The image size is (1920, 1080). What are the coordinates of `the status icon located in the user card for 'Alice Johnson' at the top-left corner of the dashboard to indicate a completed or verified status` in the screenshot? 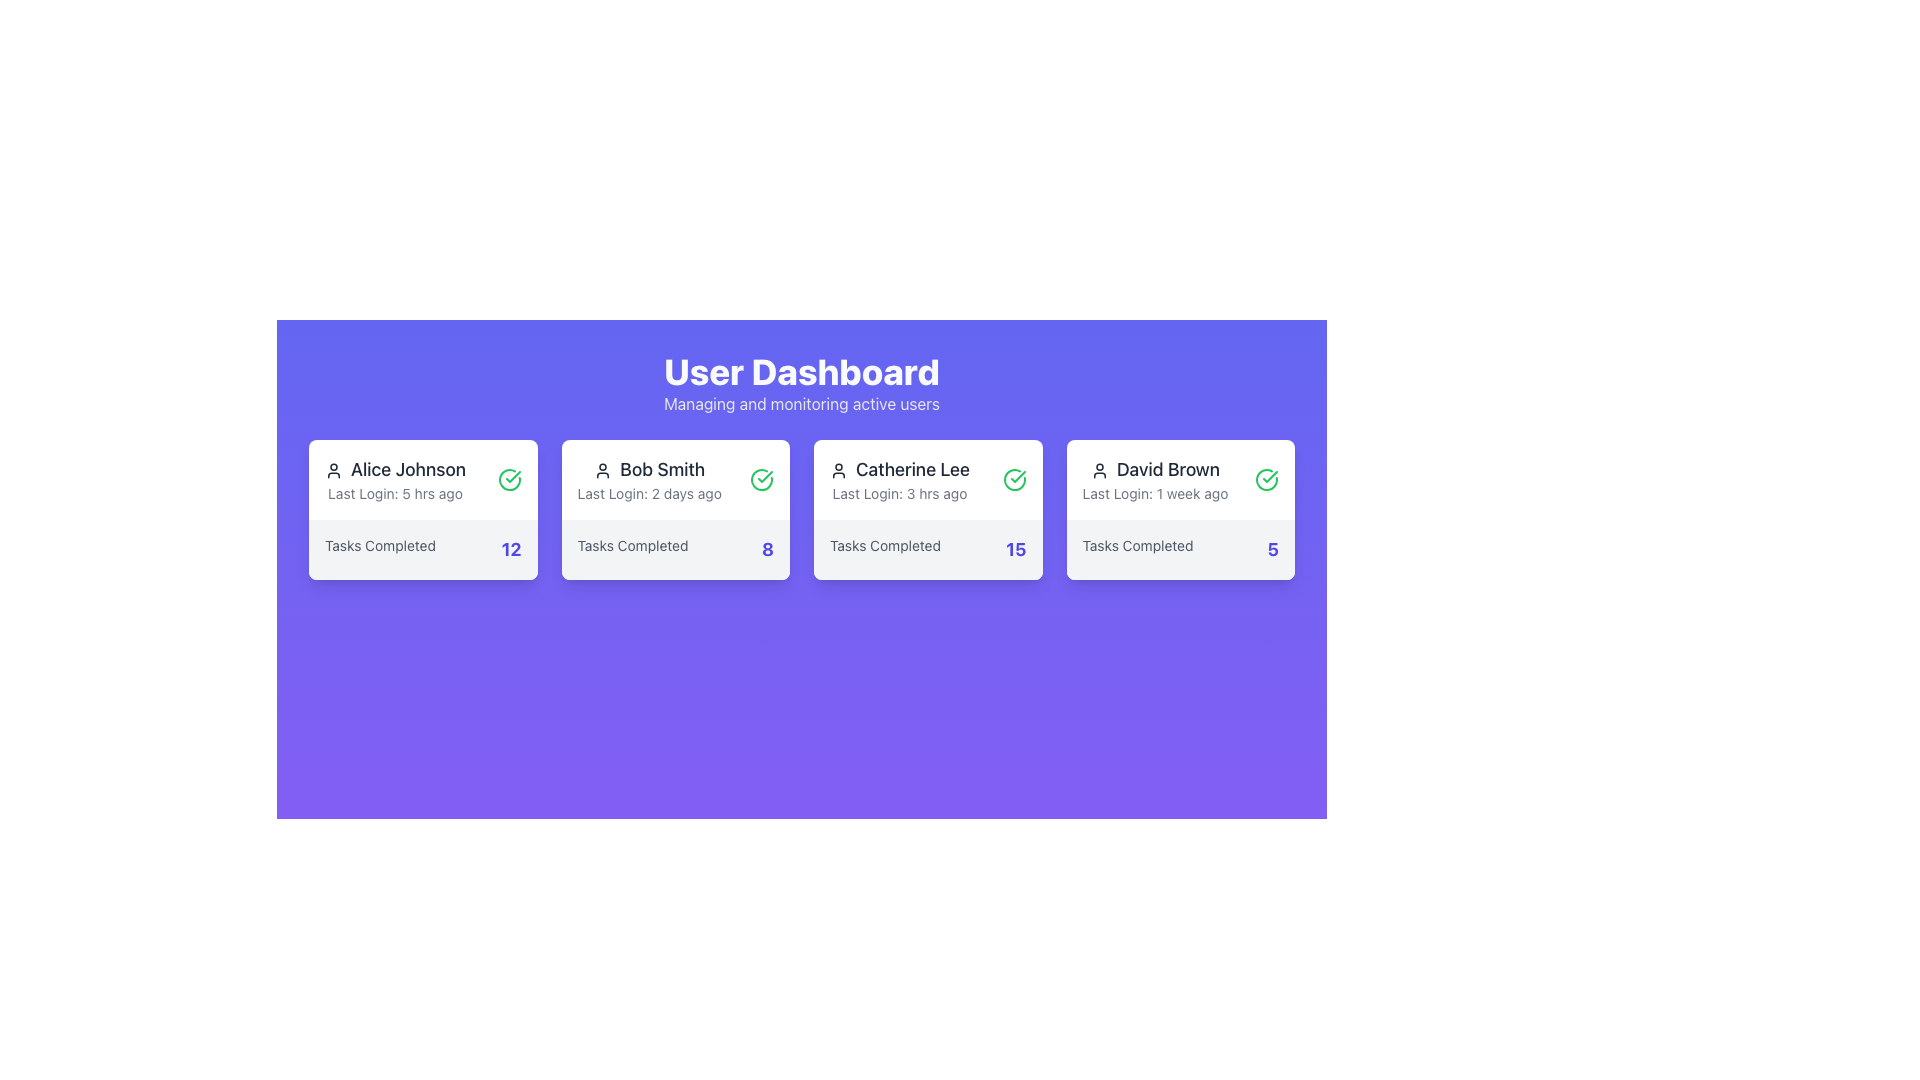 It's located at (509, 479).